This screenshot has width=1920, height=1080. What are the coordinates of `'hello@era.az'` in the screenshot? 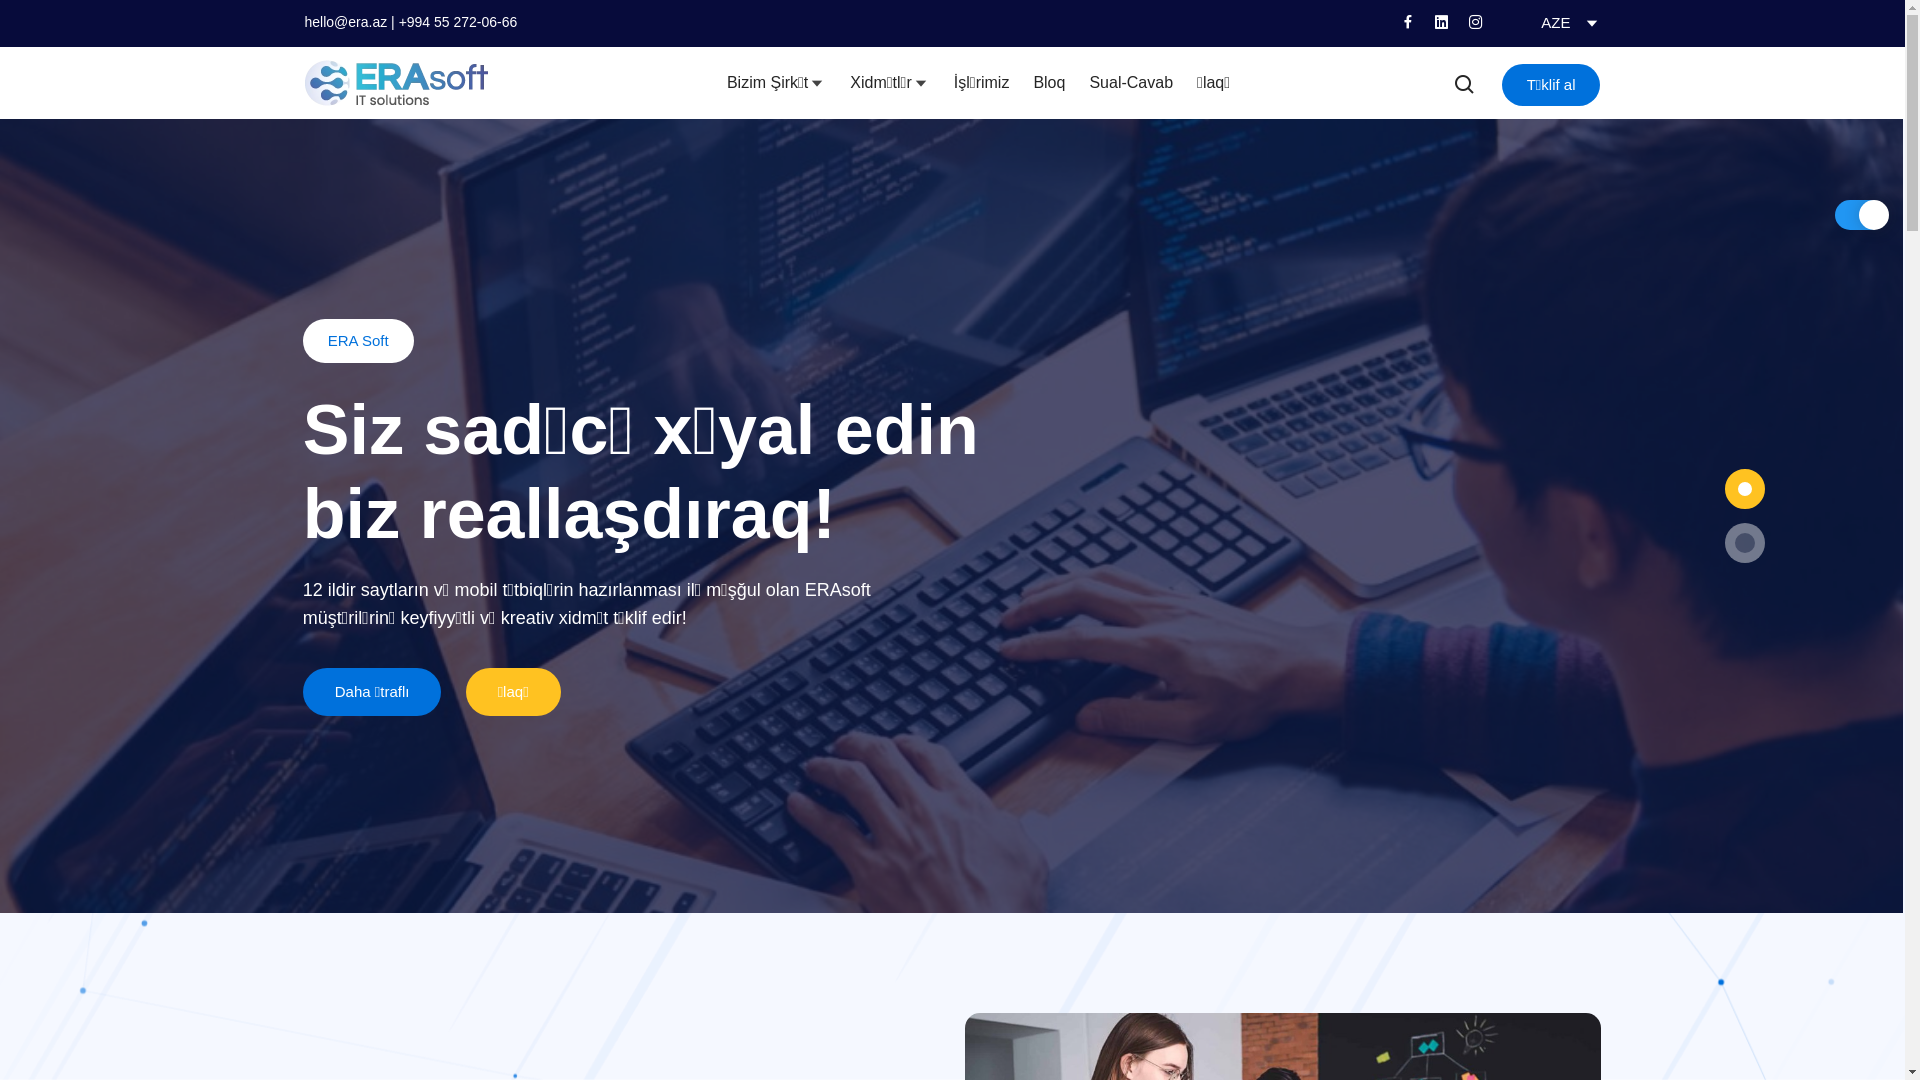 It's located at (302, 22).